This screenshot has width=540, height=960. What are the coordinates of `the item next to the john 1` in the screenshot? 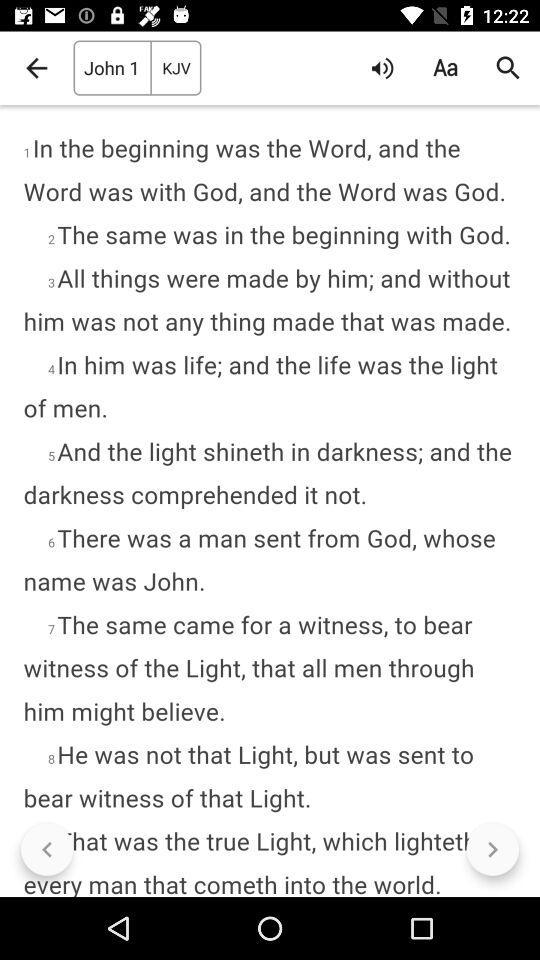 It's located at (36, 68).